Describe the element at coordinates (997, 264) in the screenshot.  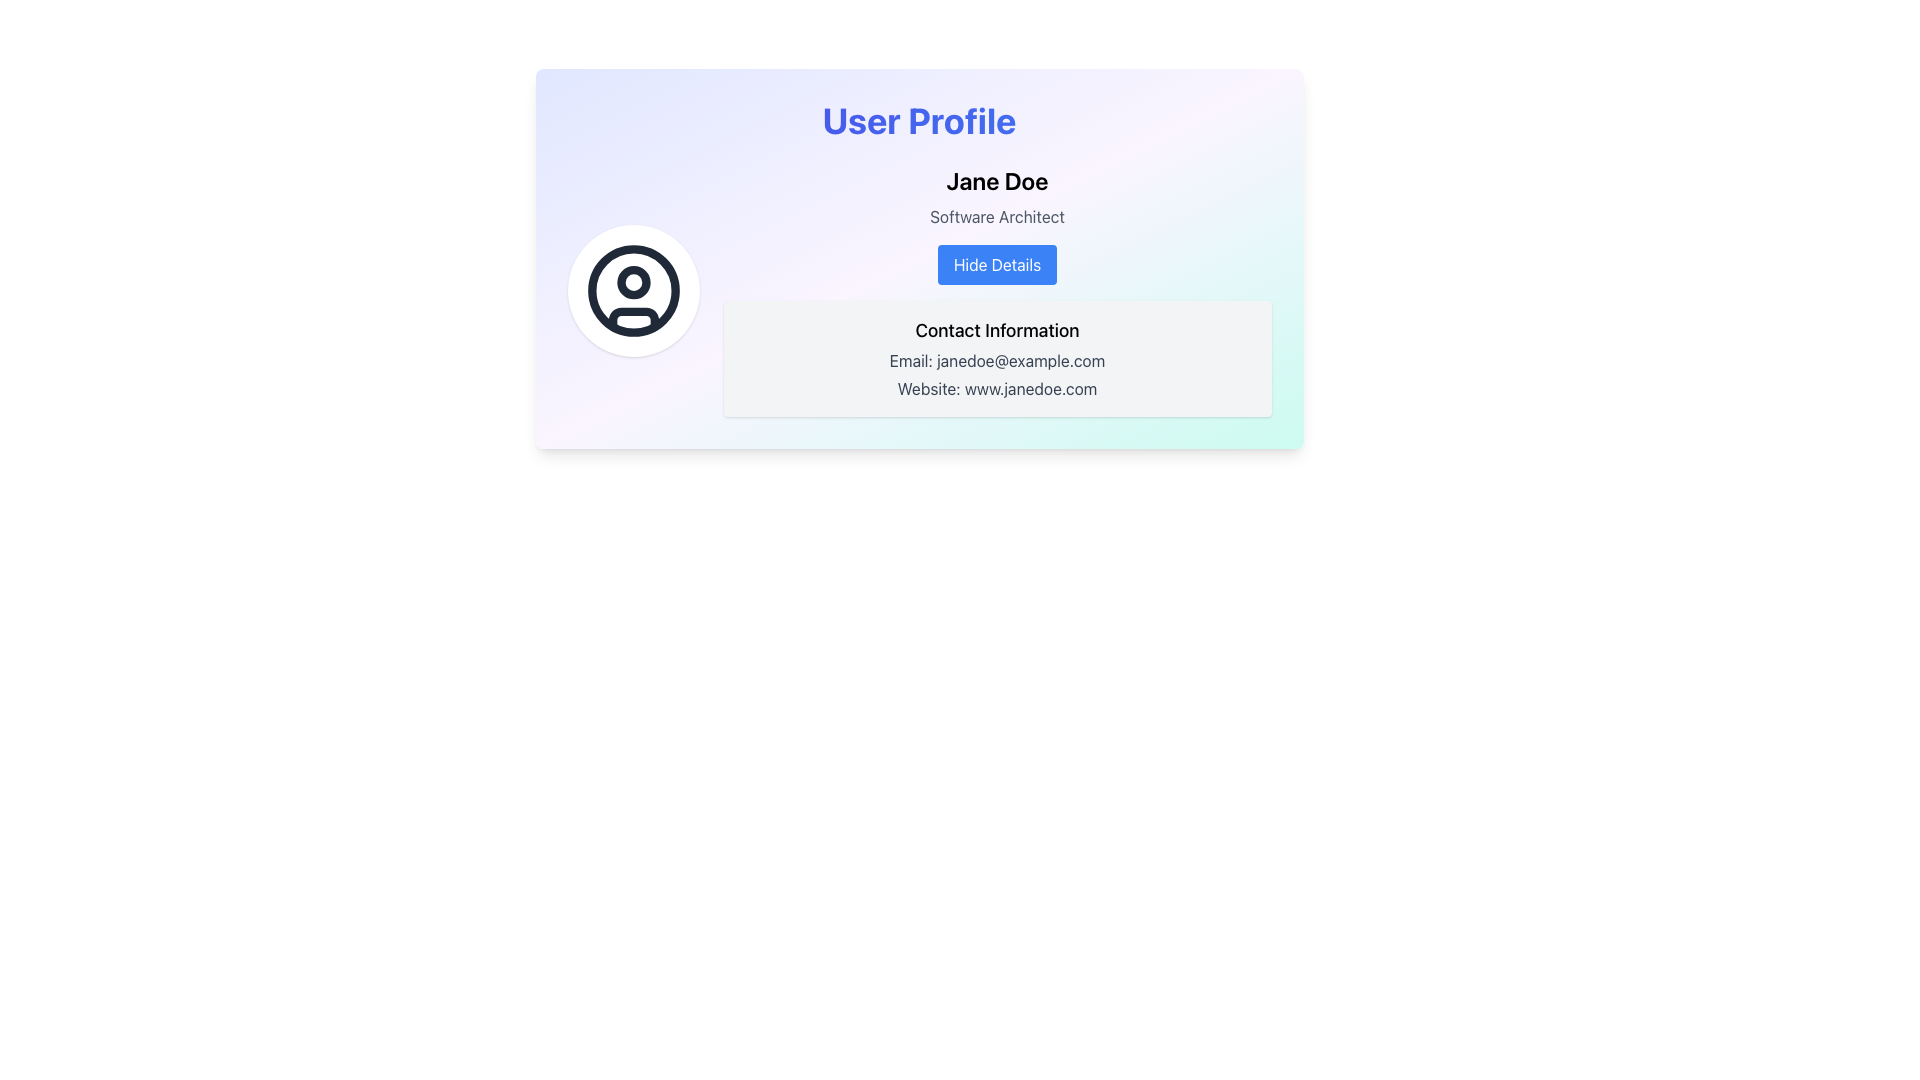
I see `the button located below the title 'Software Architect' to hide additional details such as contact information` at that location.